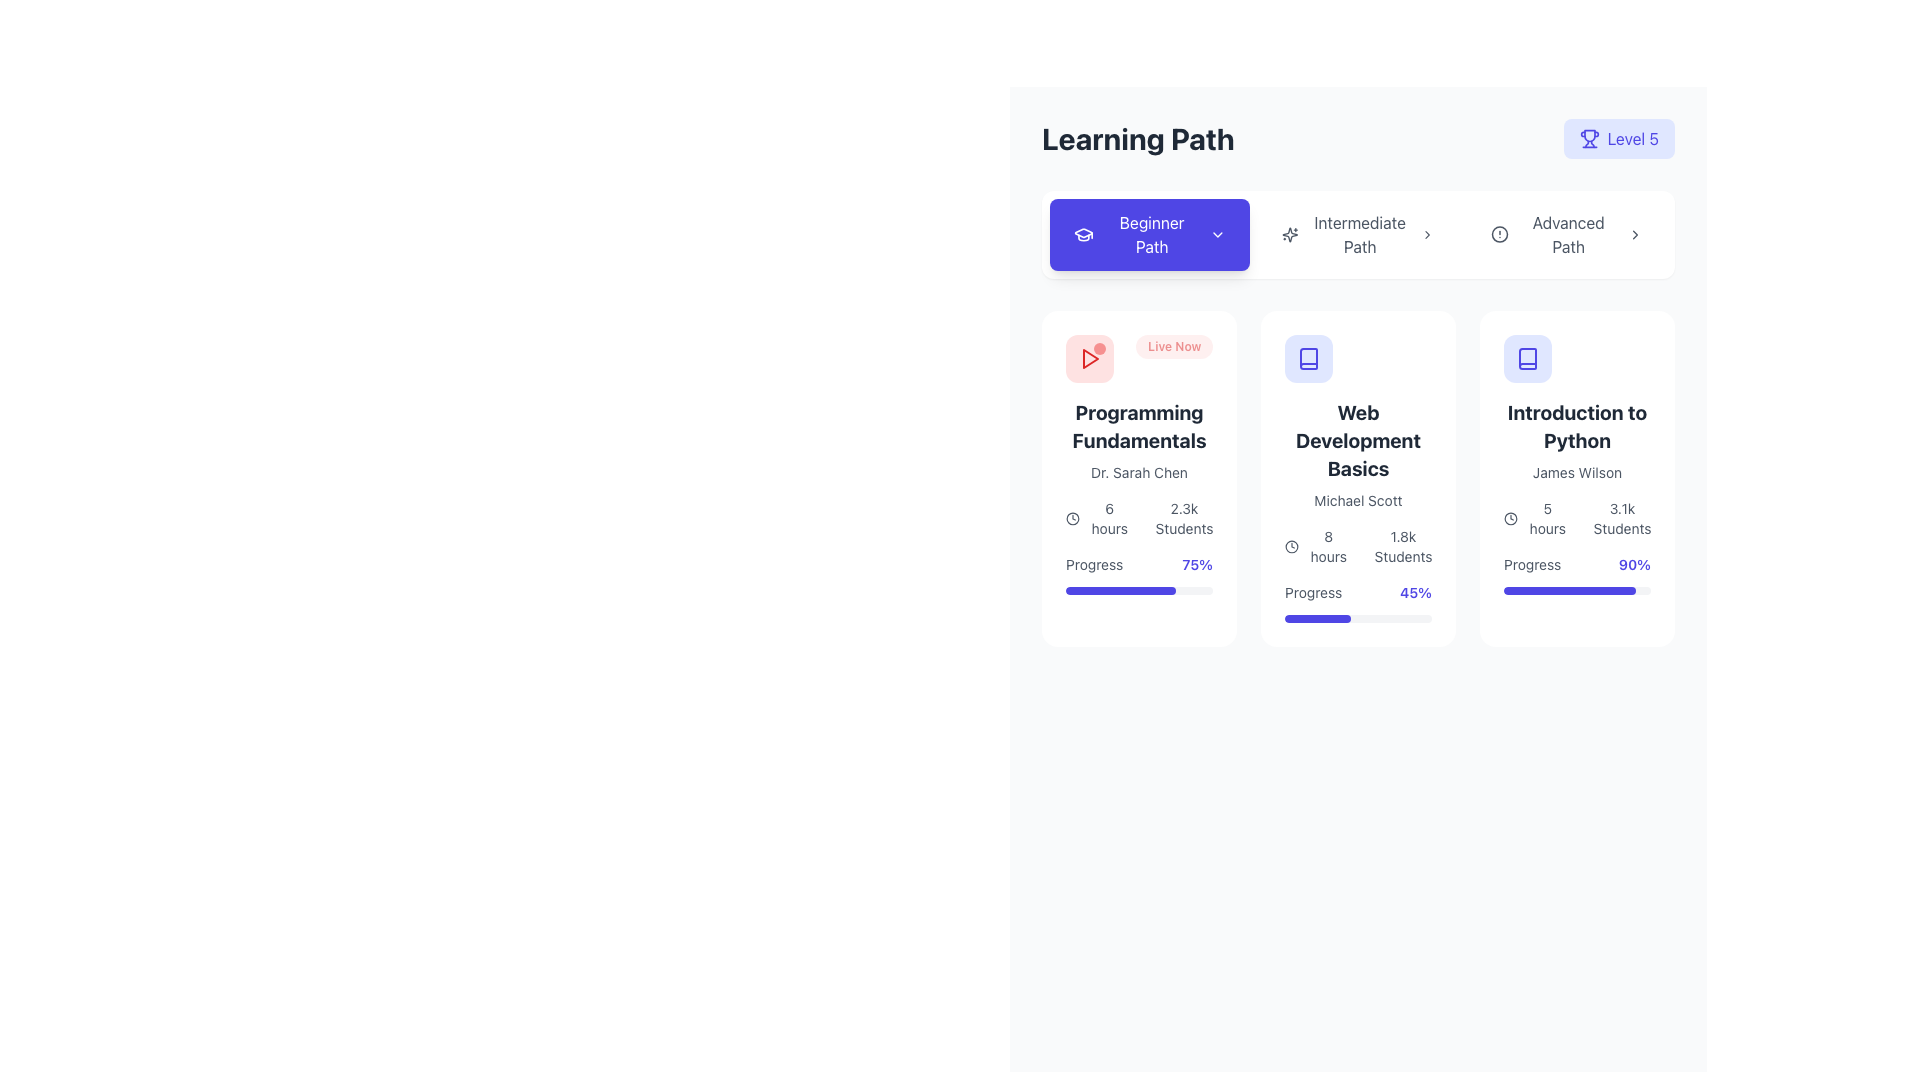 This screenshot has width=1920, height=1080. I want to click on information displayed in the text label showing '90%' in bold indigo font, located in the bottom right corner of the 'Introduction to Python' card next to the 'Progress' label, so click(1634, 564).